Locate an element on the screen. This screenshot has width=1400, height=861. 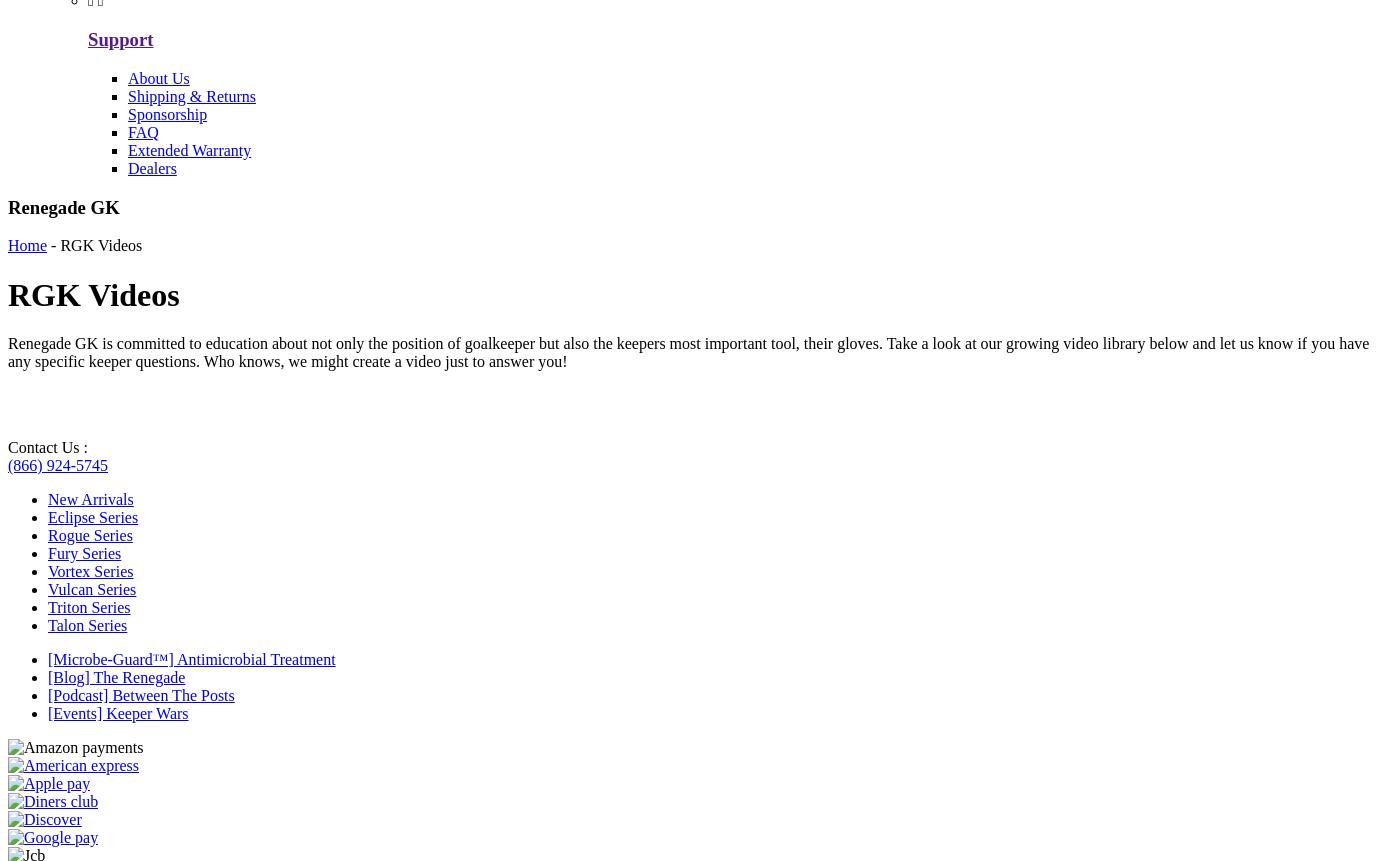
'Contact Us :' is located at coordinates (48, 446).